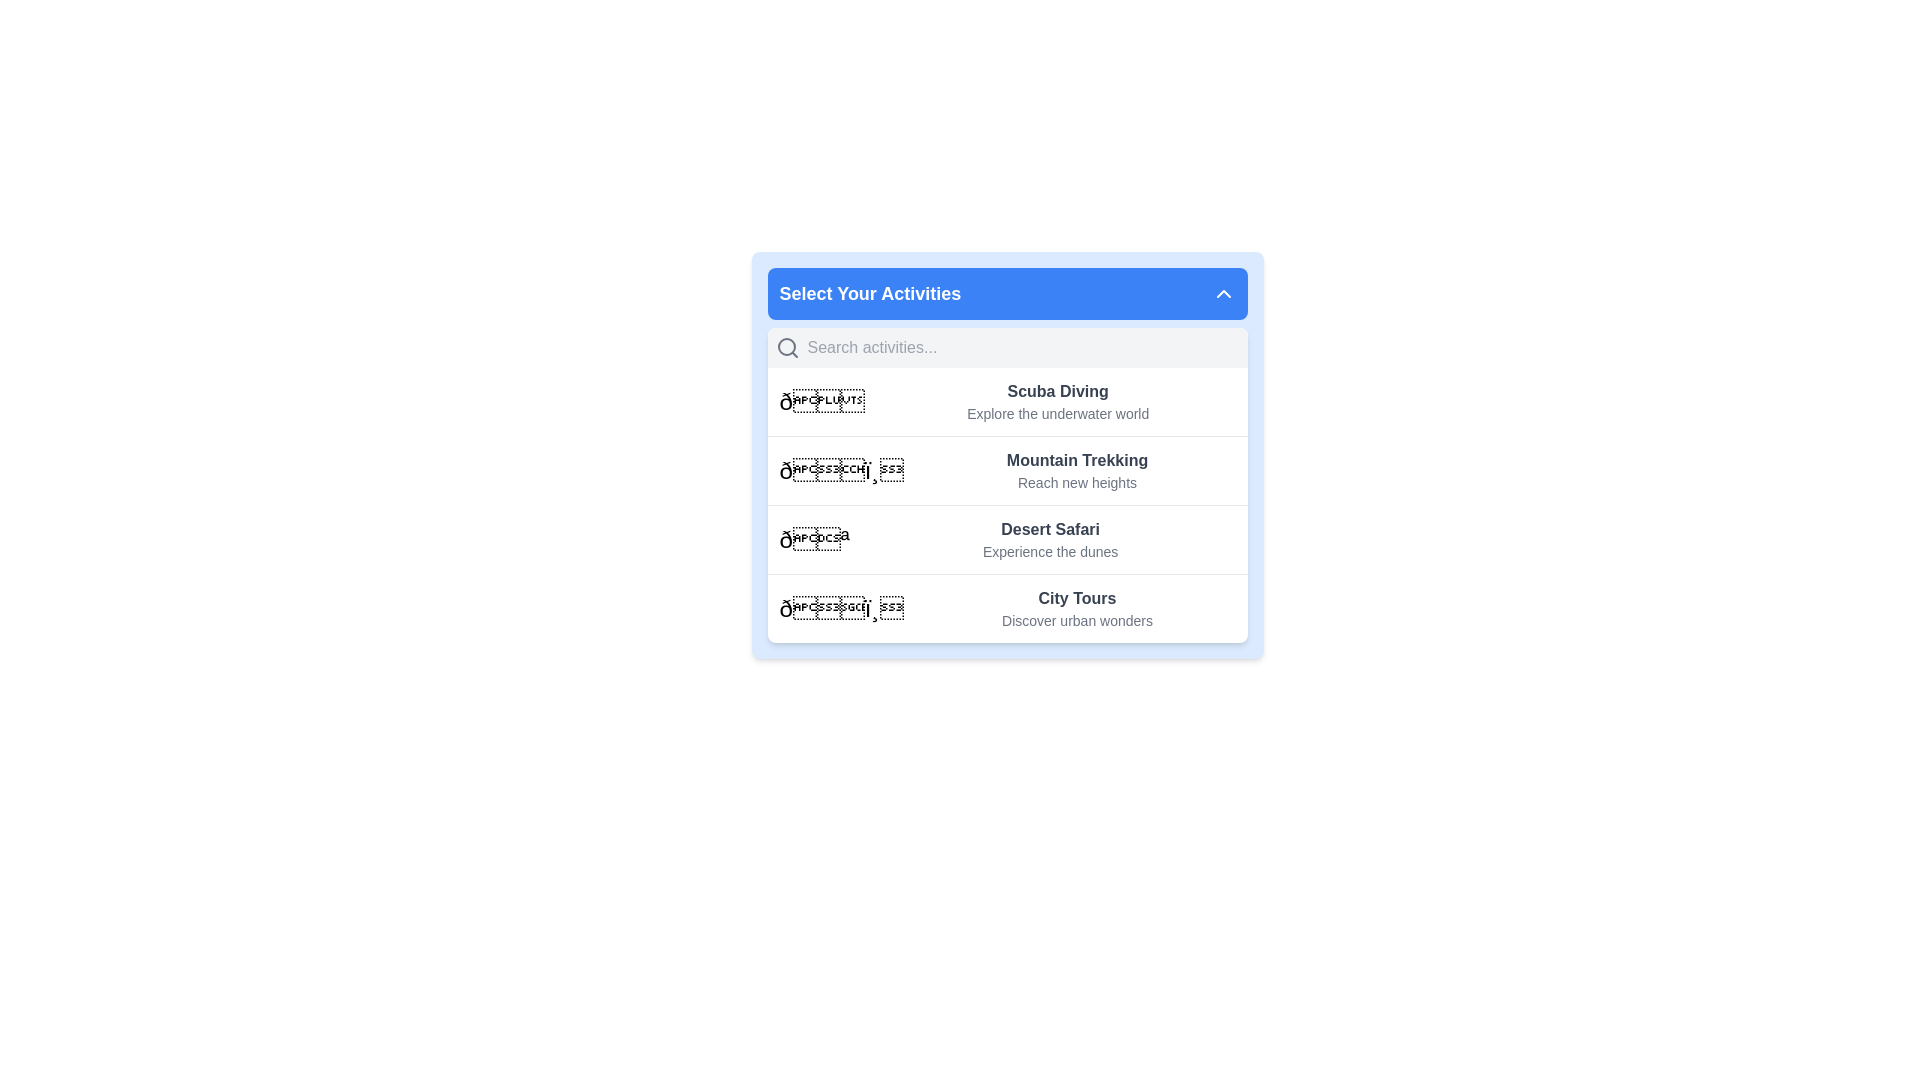 This screenshot has width=1920, height=1080. I want to click on the label 'Experience the dunes' which is styled in gray and located directly underneath the bold label 'Desert Safari' to understand its context within the selectable items list, so click(1049, 551).